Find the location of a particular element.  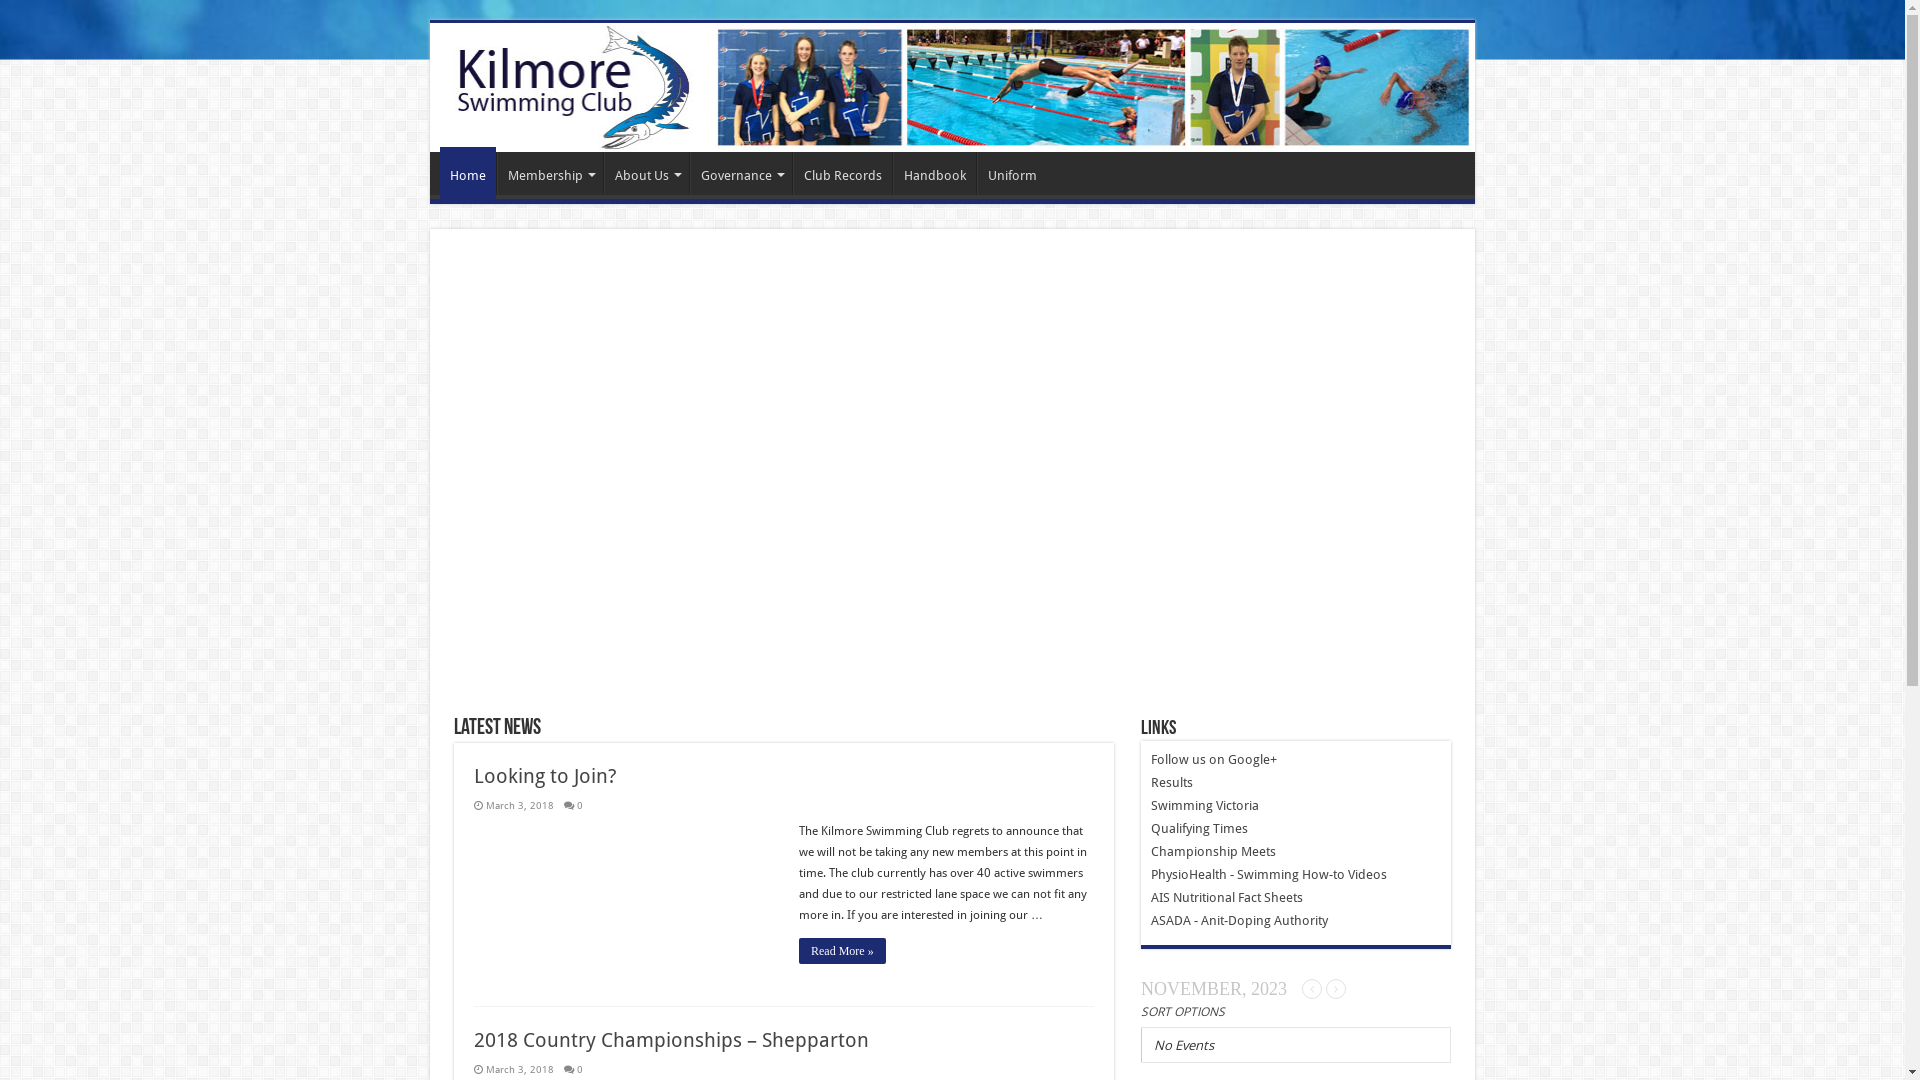

'0' is located at coordinates (579, 802).